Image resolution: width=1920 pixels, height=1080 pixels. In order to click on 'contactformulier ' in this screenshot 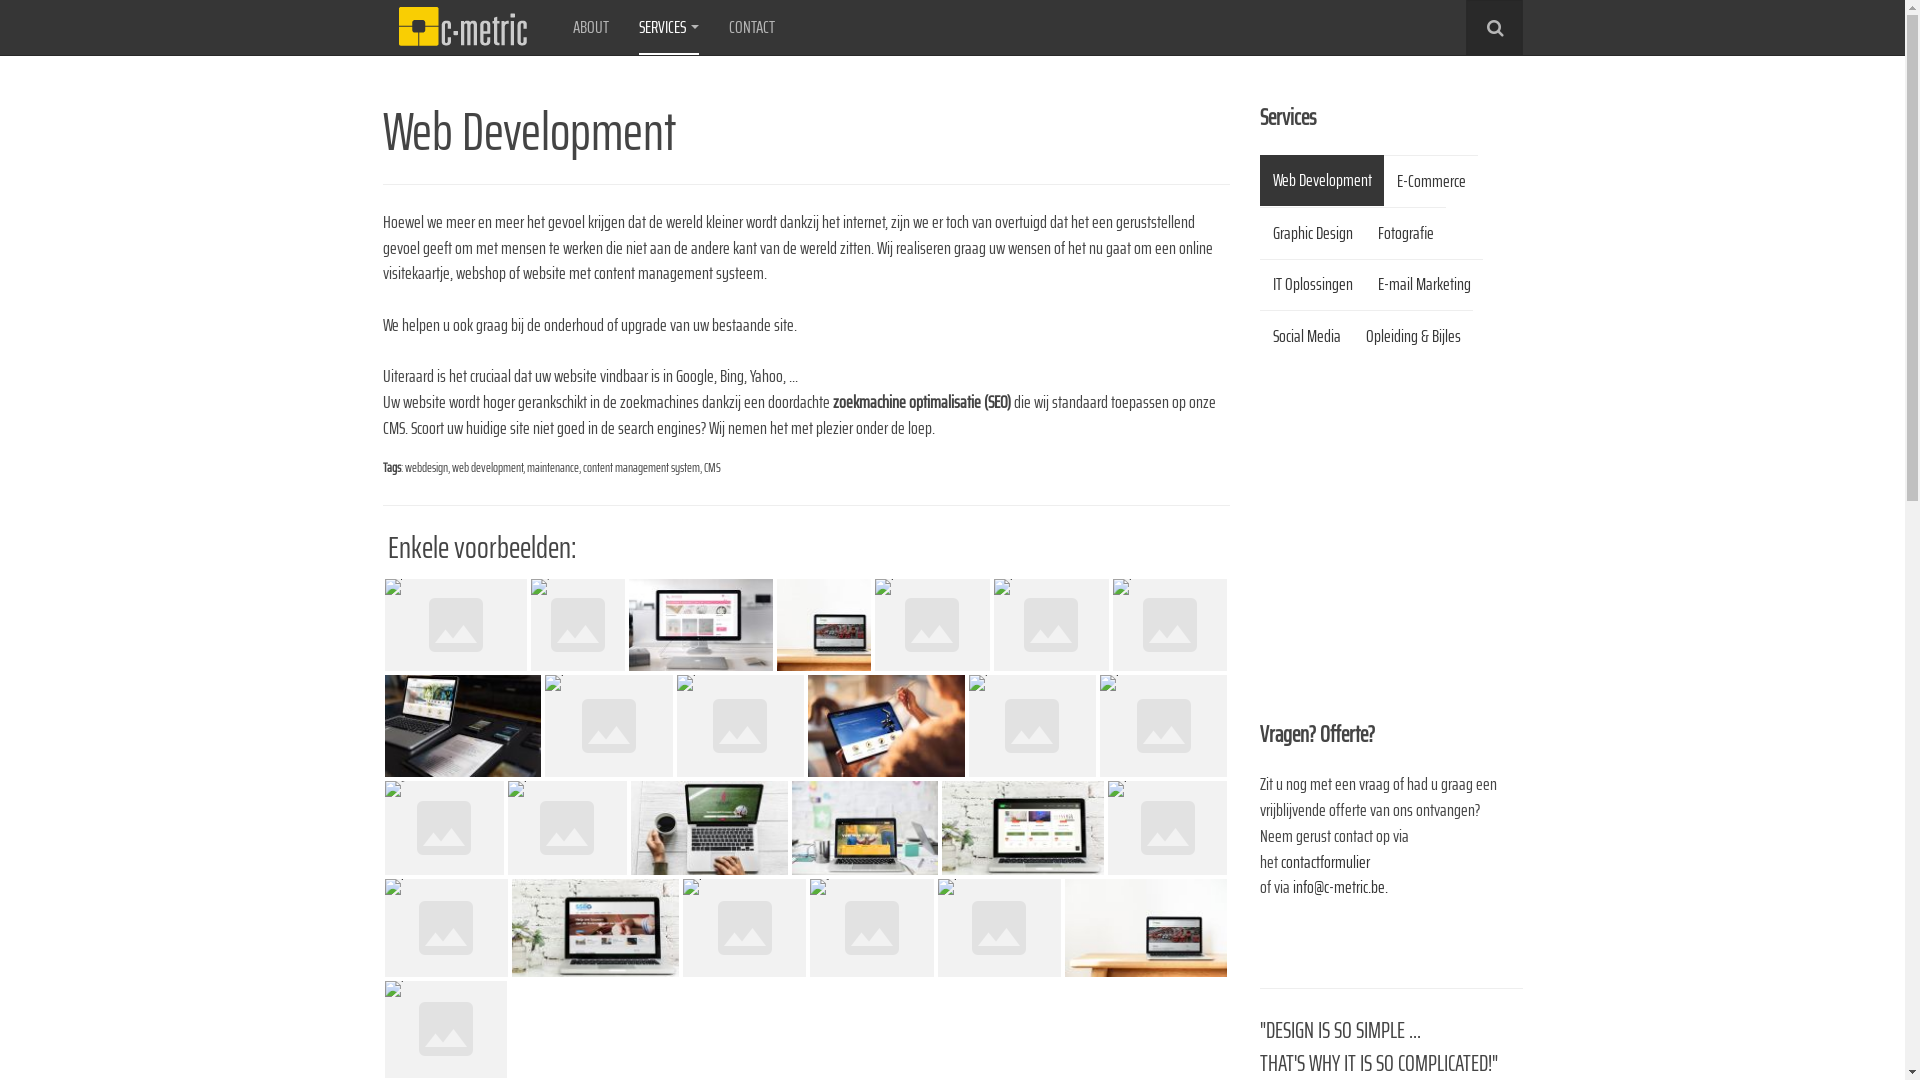, I will do `click(1326, 860)`.